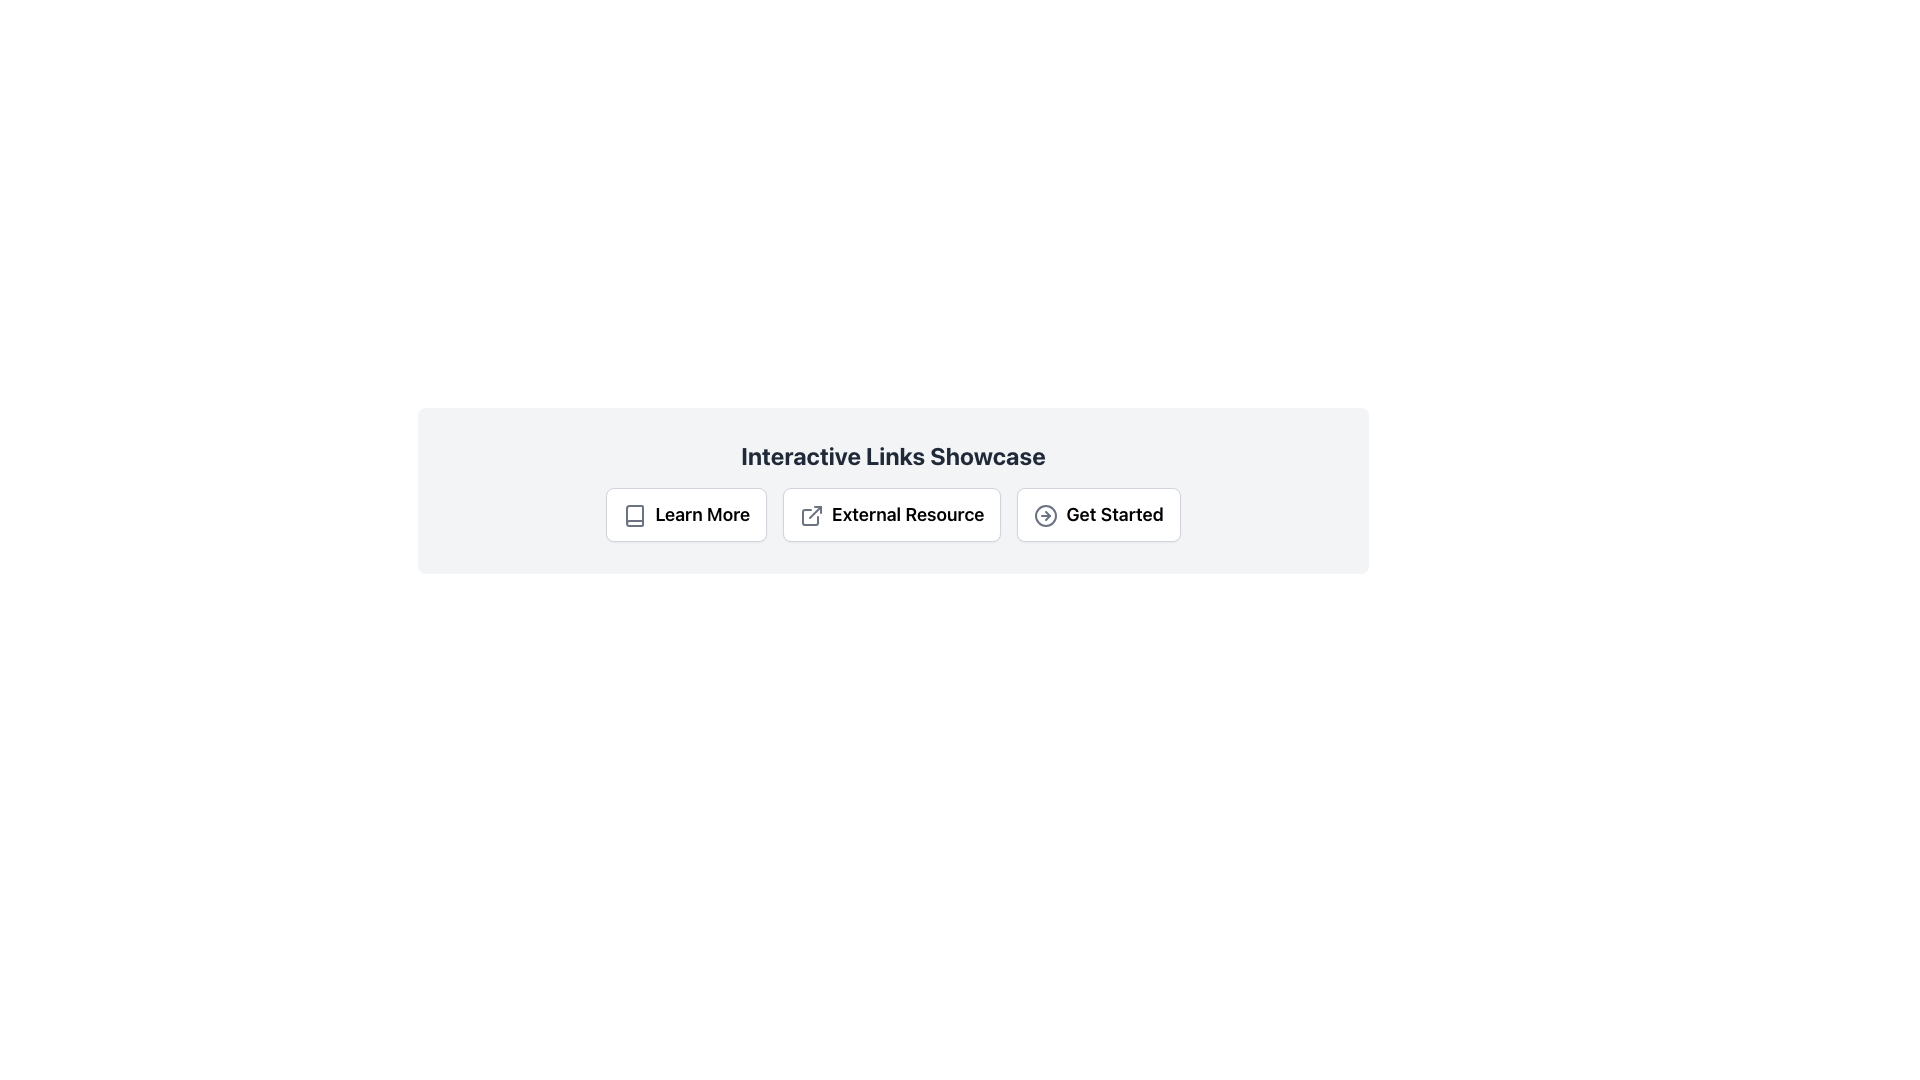 Image resolution: width=1920 pixels, height=1080 pixels. What do you see at coordinates (1045, 515) in the screenshot?
I see `the circular arrow icon pointing to the right, which is part of the 'Get Started' button, for interaction` at bounding box center [1045, 515].